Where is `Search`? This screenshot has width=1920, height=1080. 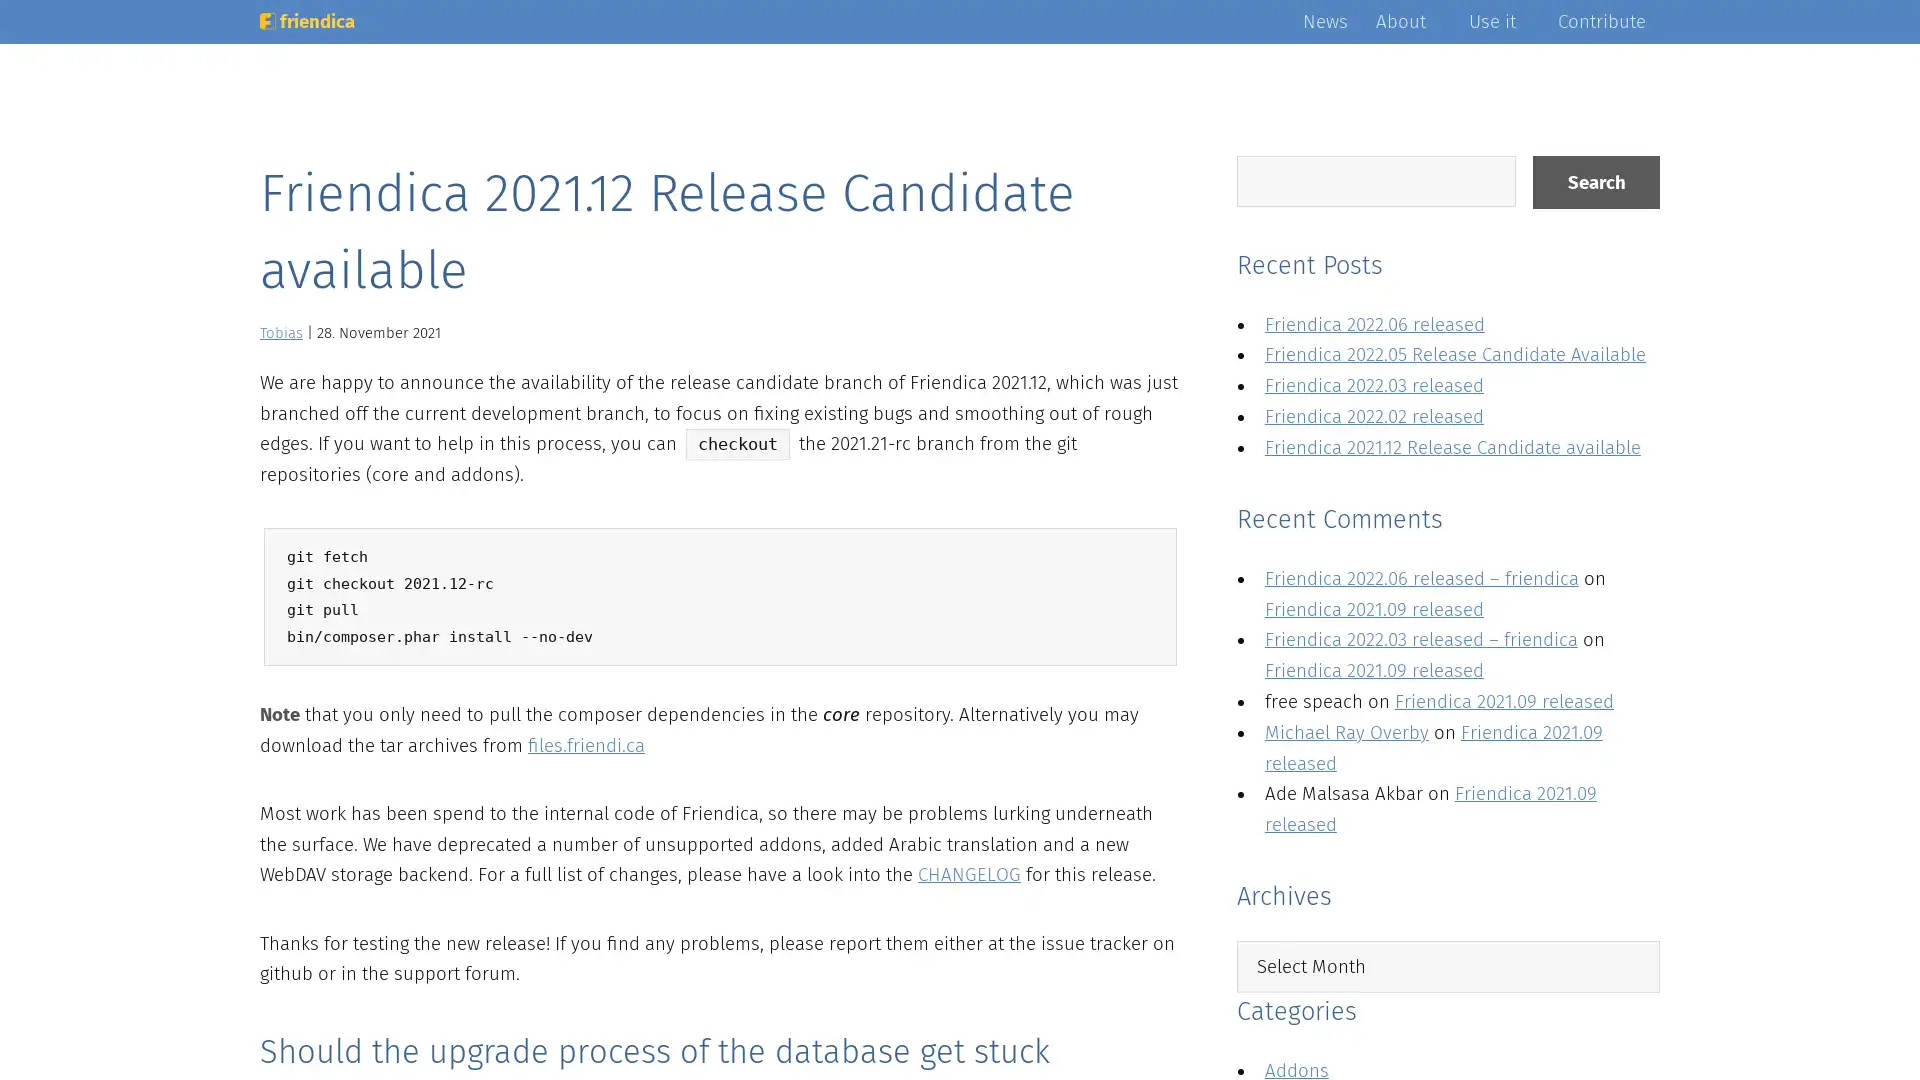 Search is located at coordinates (1595, 182).